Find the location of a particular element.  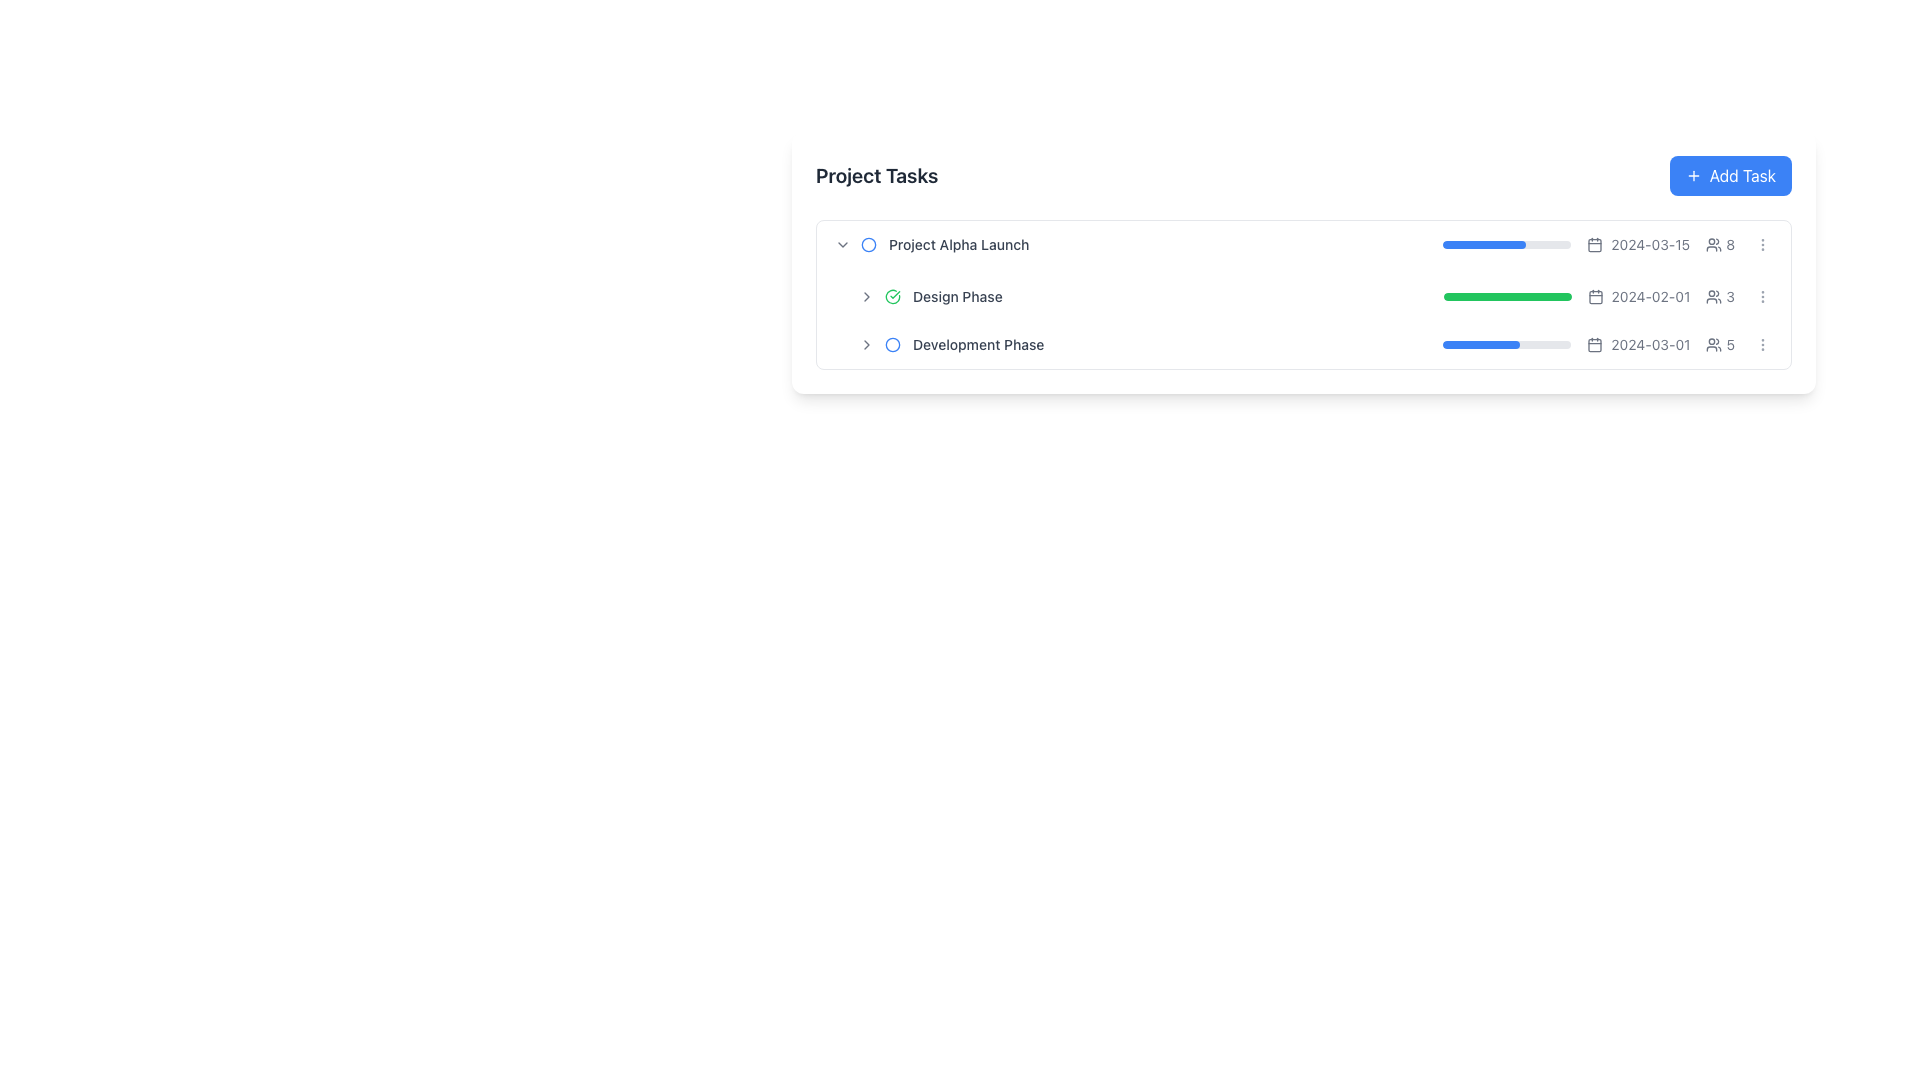

progress level is located at coordinates (1490, 297).